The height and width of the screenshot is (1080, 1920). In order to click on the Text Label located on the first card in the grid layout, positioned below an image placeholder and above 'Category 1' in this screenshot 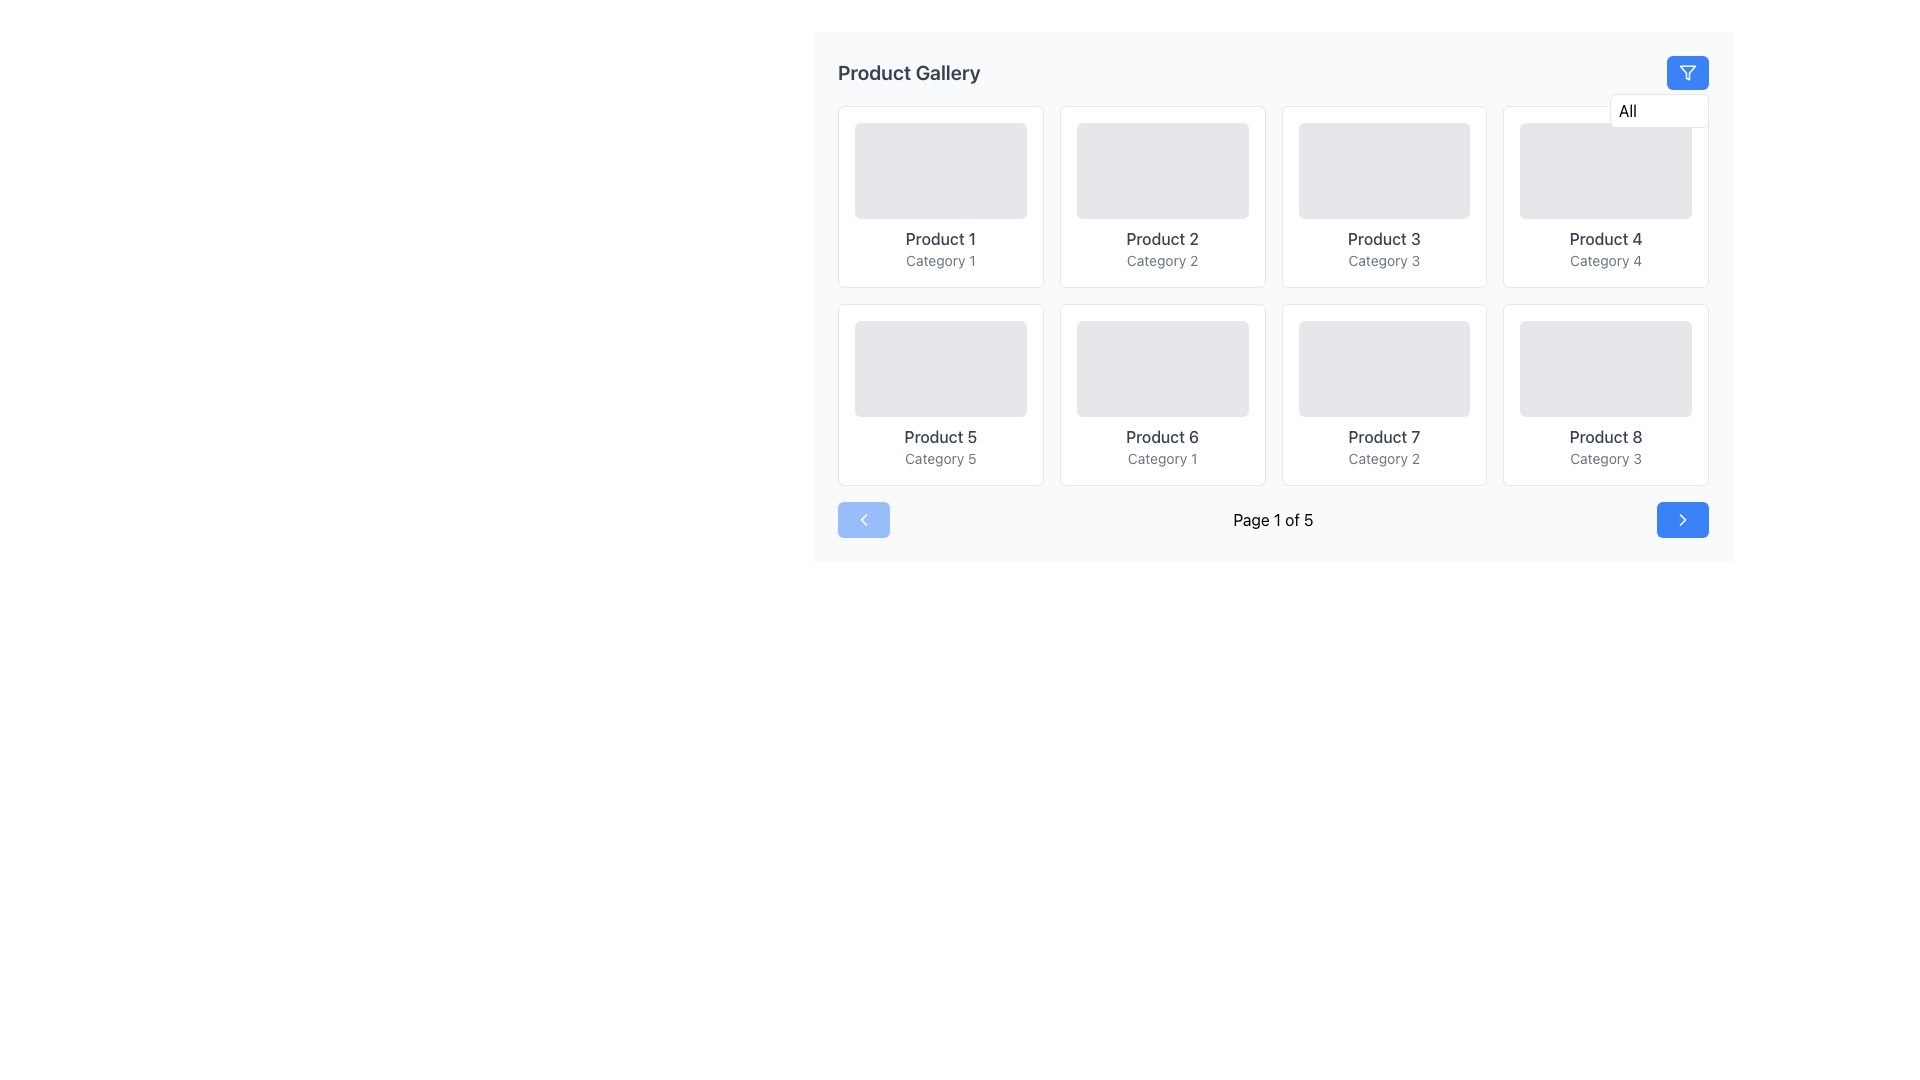, I will do `click(939, 238)`.